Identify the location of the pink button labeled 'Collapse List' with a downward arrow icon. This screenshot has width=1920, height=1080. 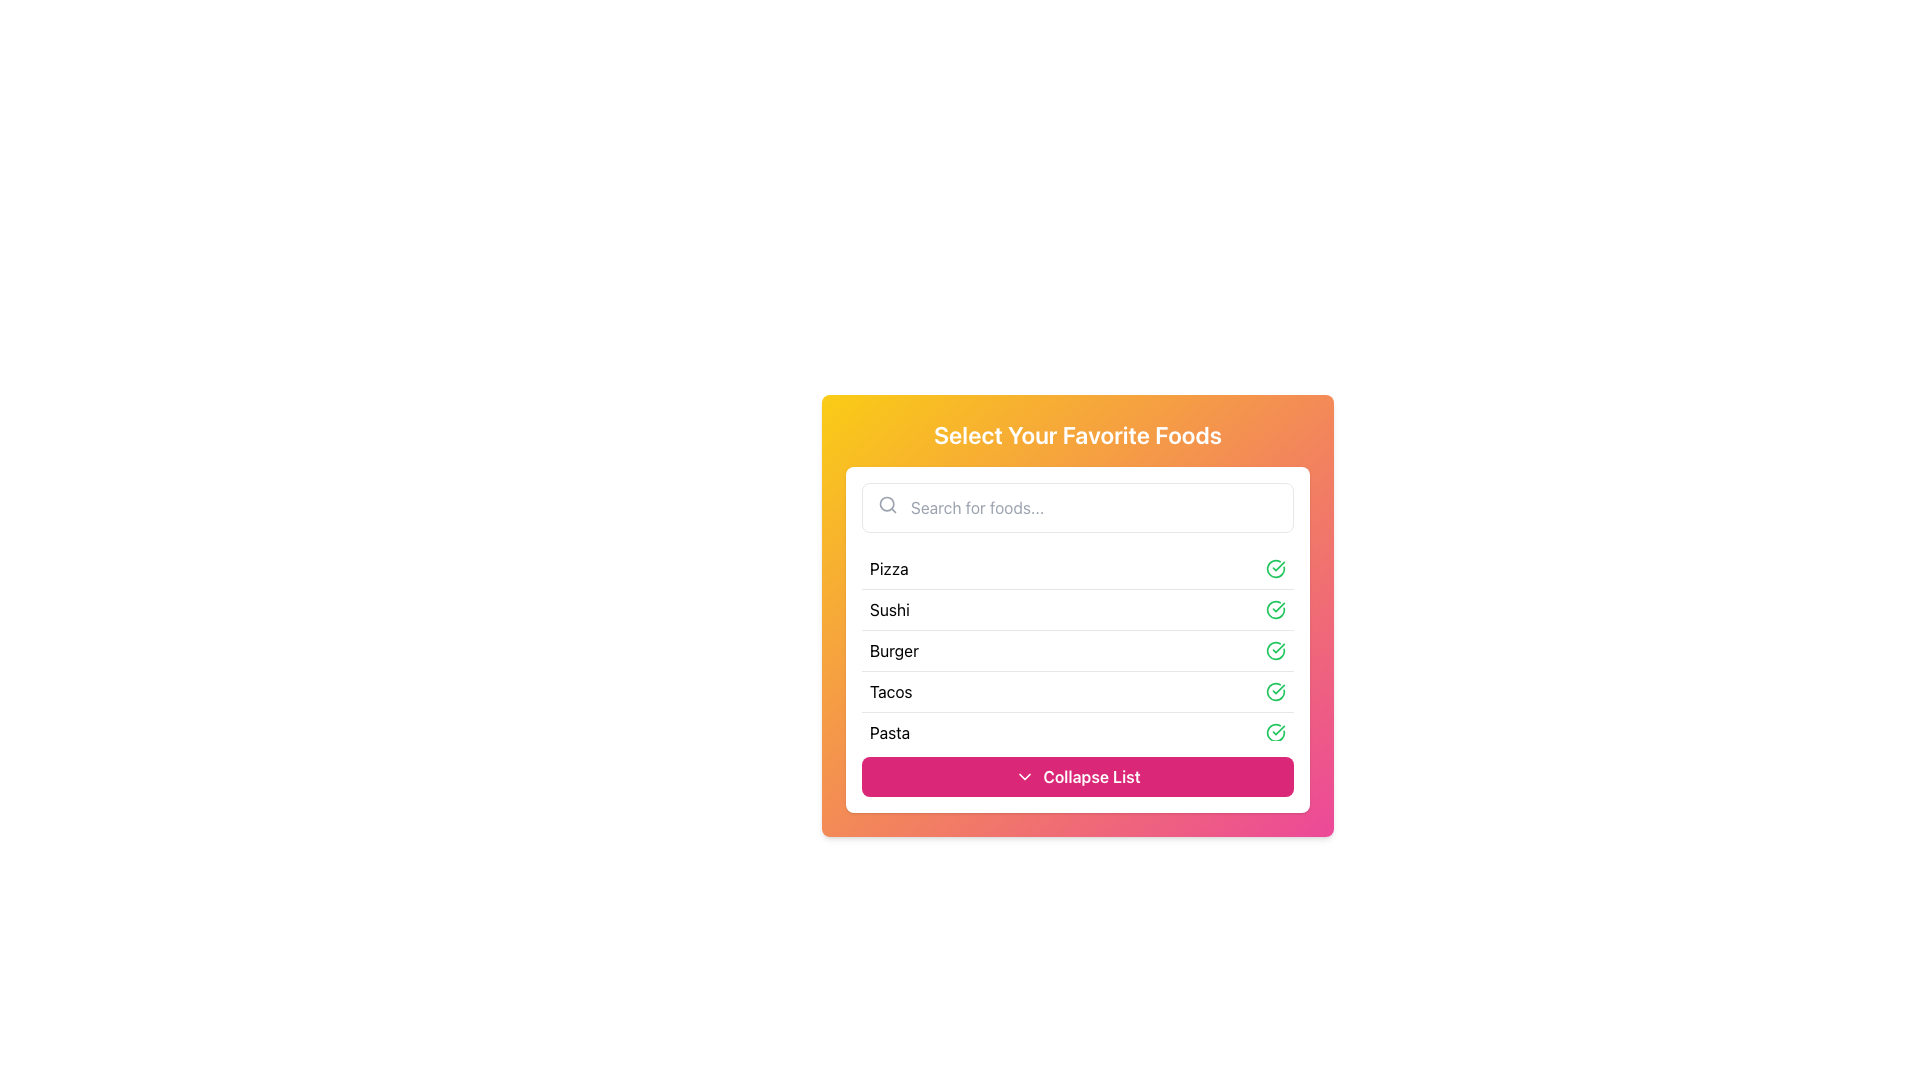
(1077, 775).